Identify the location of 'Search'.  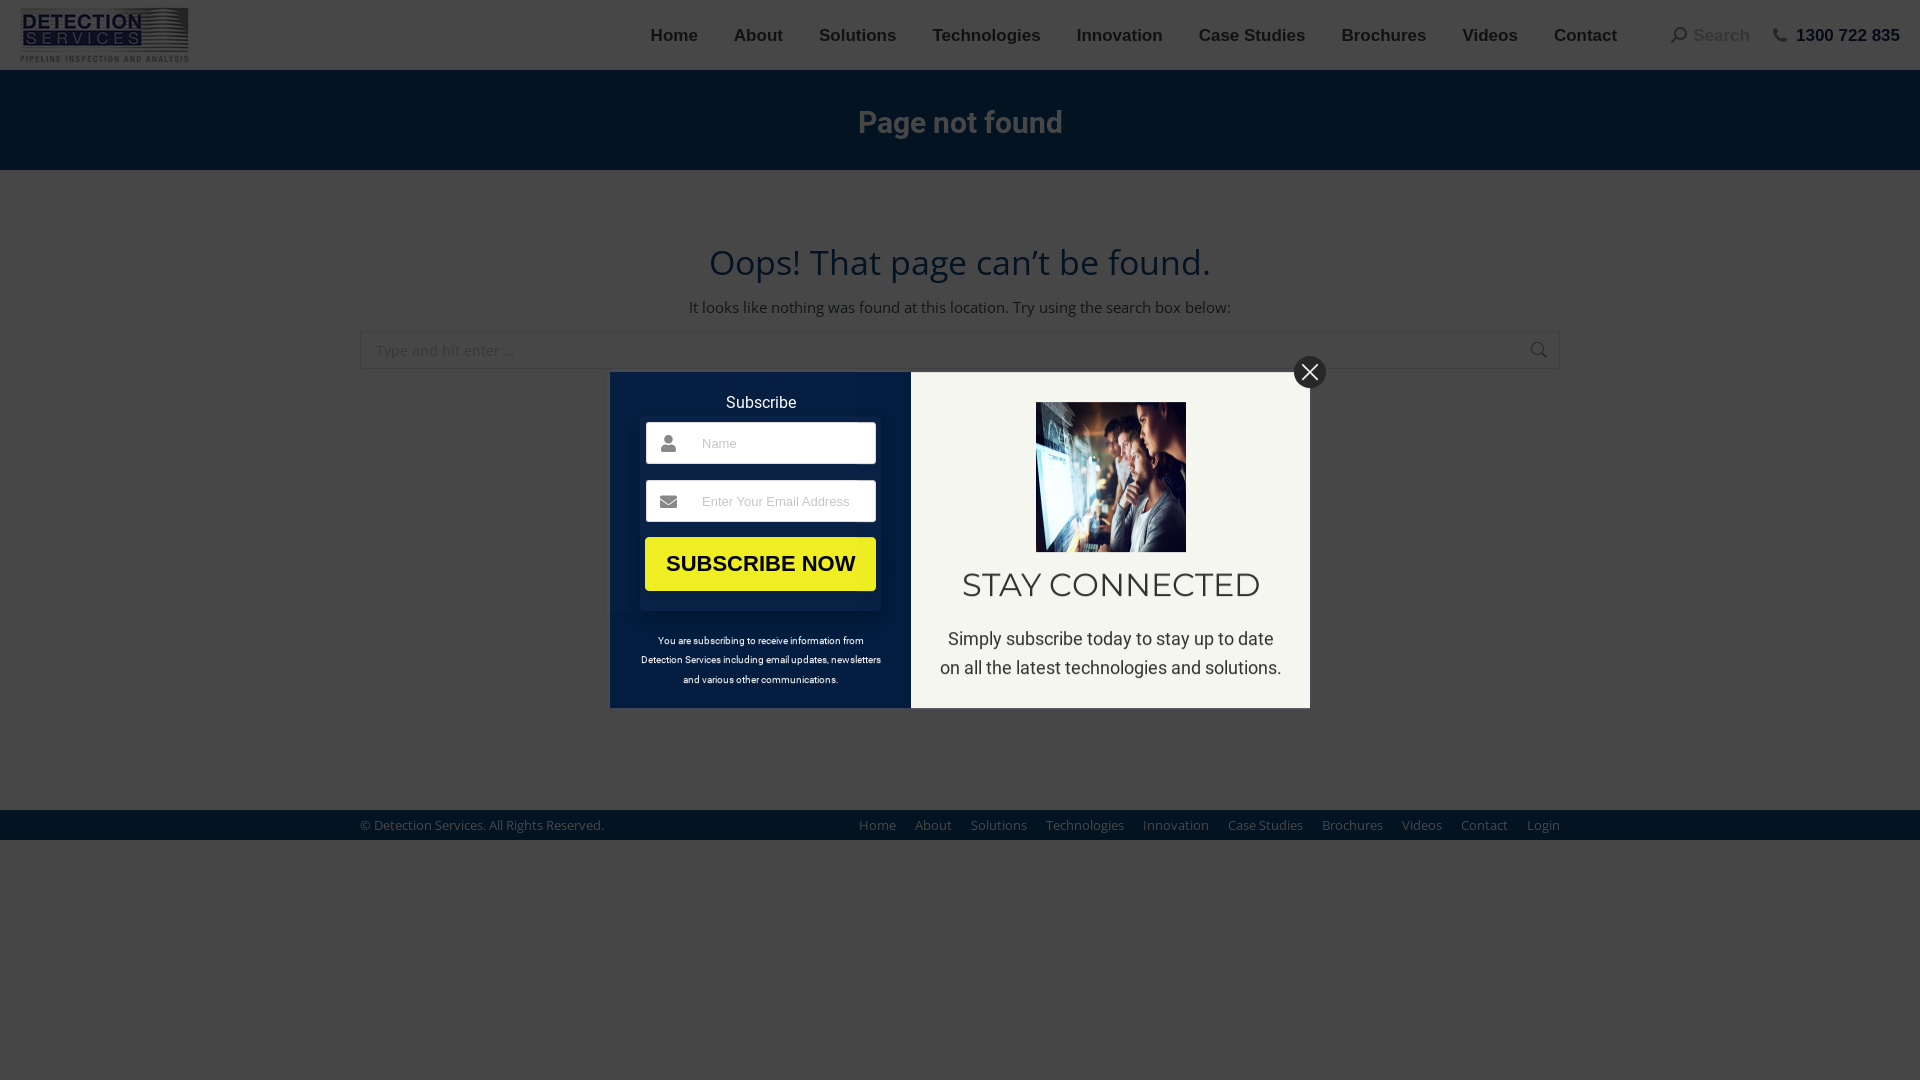
(1709, 34).